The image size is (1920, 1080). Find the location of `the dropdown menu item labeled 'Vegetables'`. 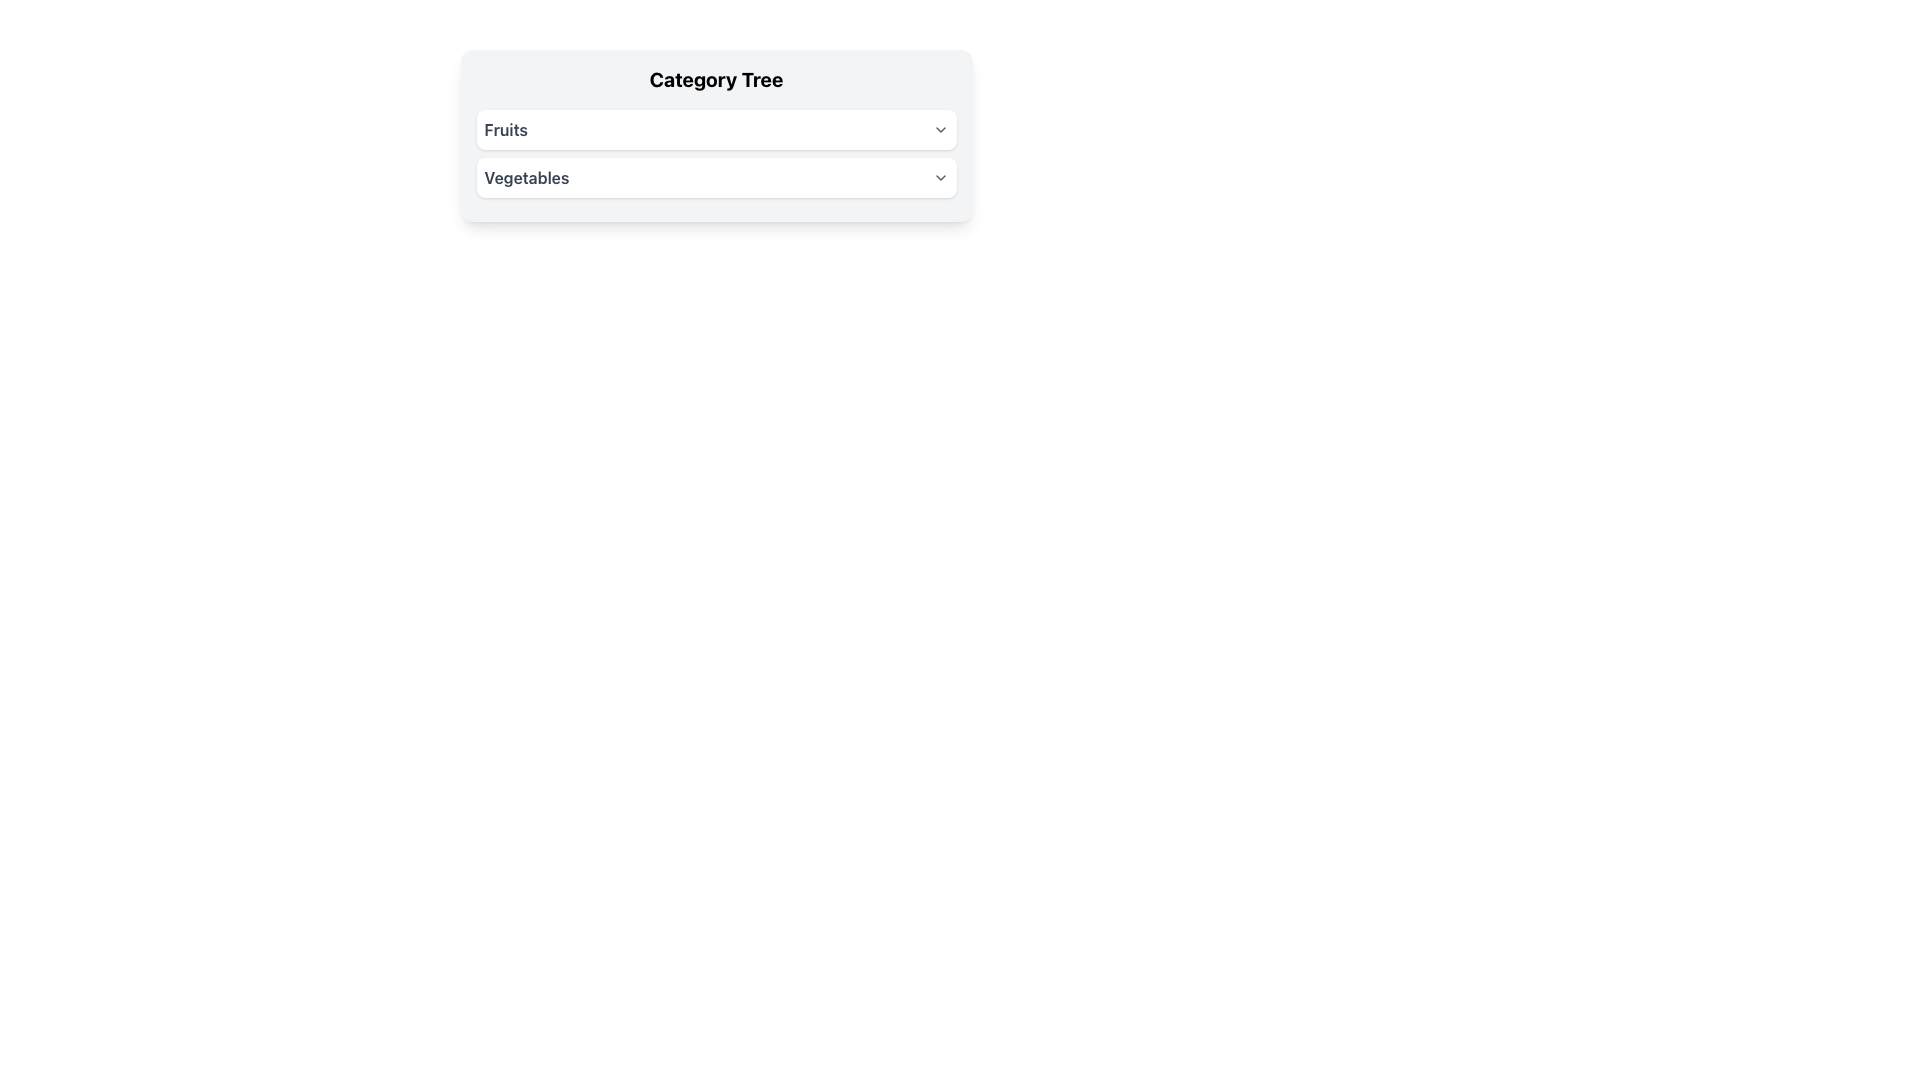

the dropdown menu item labeled 'Vegetables' is located at coordinates (716, 176).